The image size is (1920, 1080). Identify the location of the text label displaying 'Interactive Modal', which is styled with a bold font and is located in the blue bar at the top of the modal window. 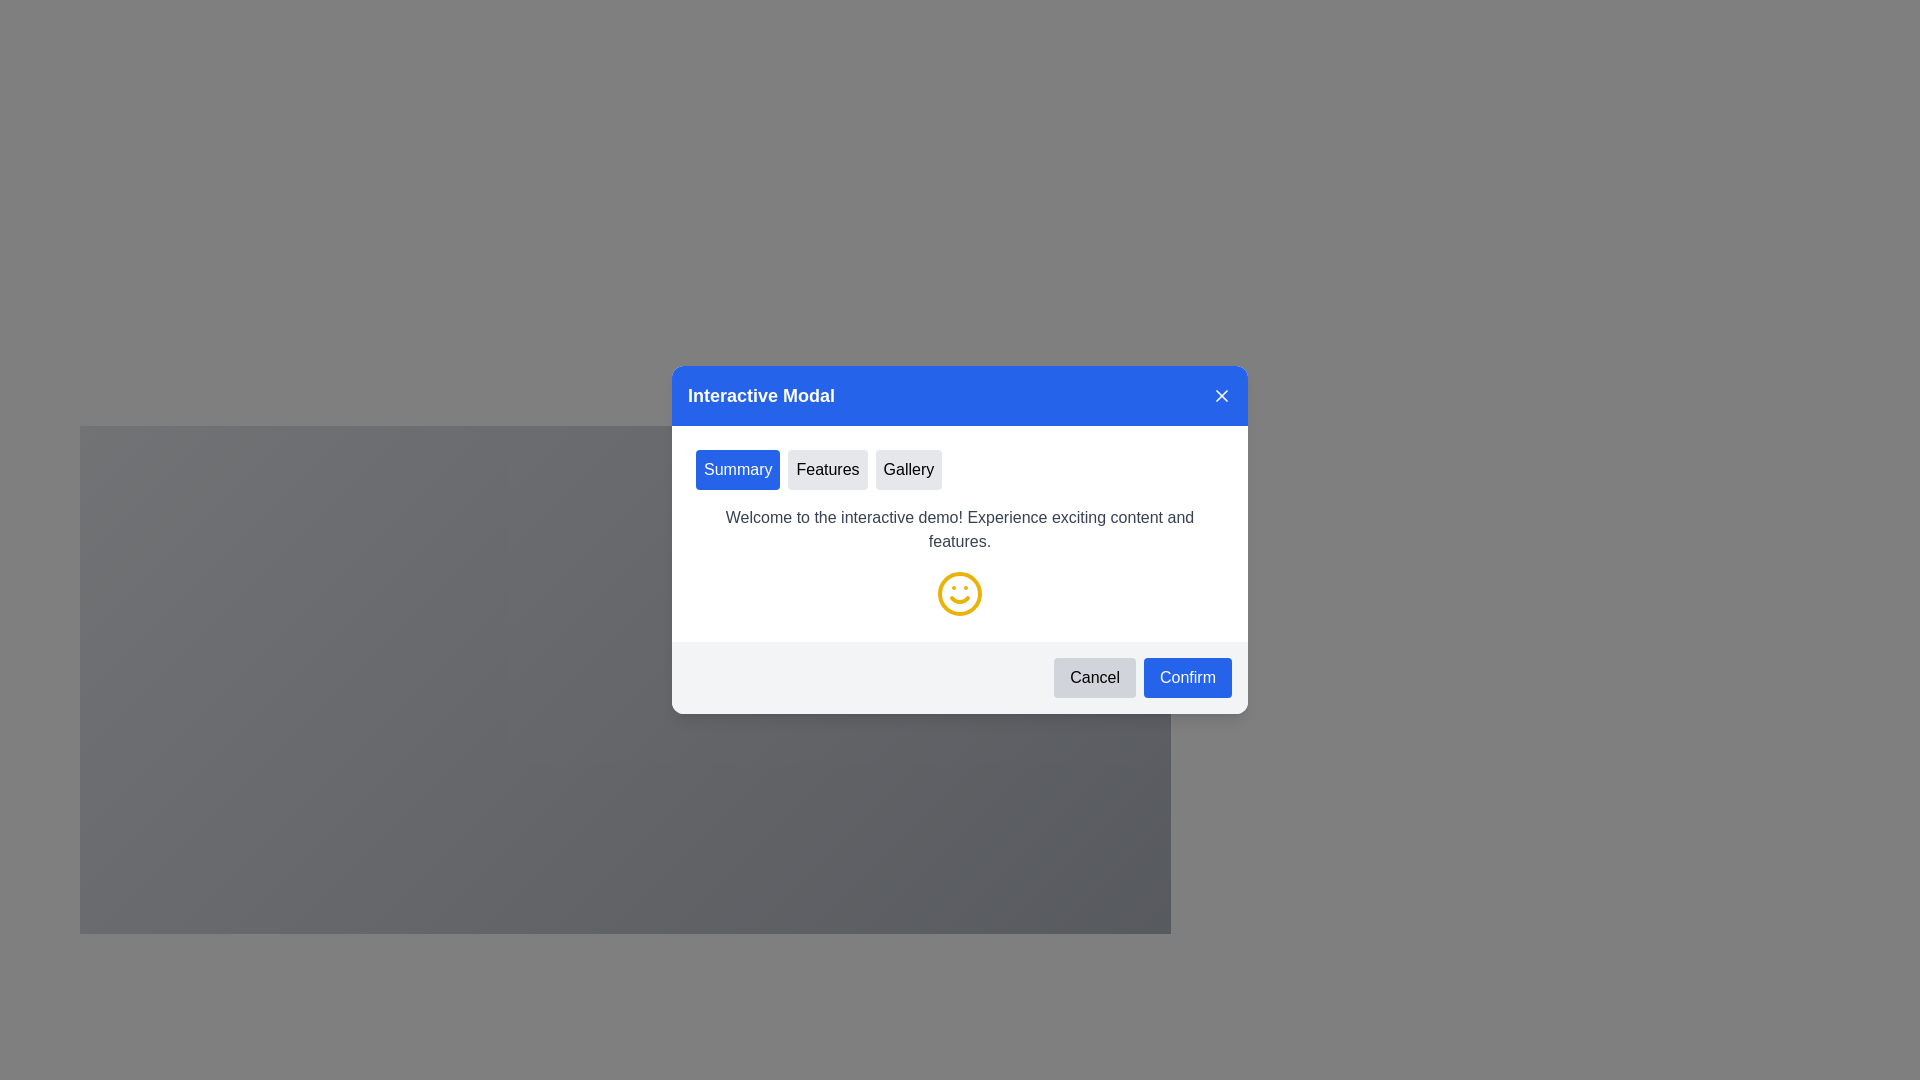
(760, 396).